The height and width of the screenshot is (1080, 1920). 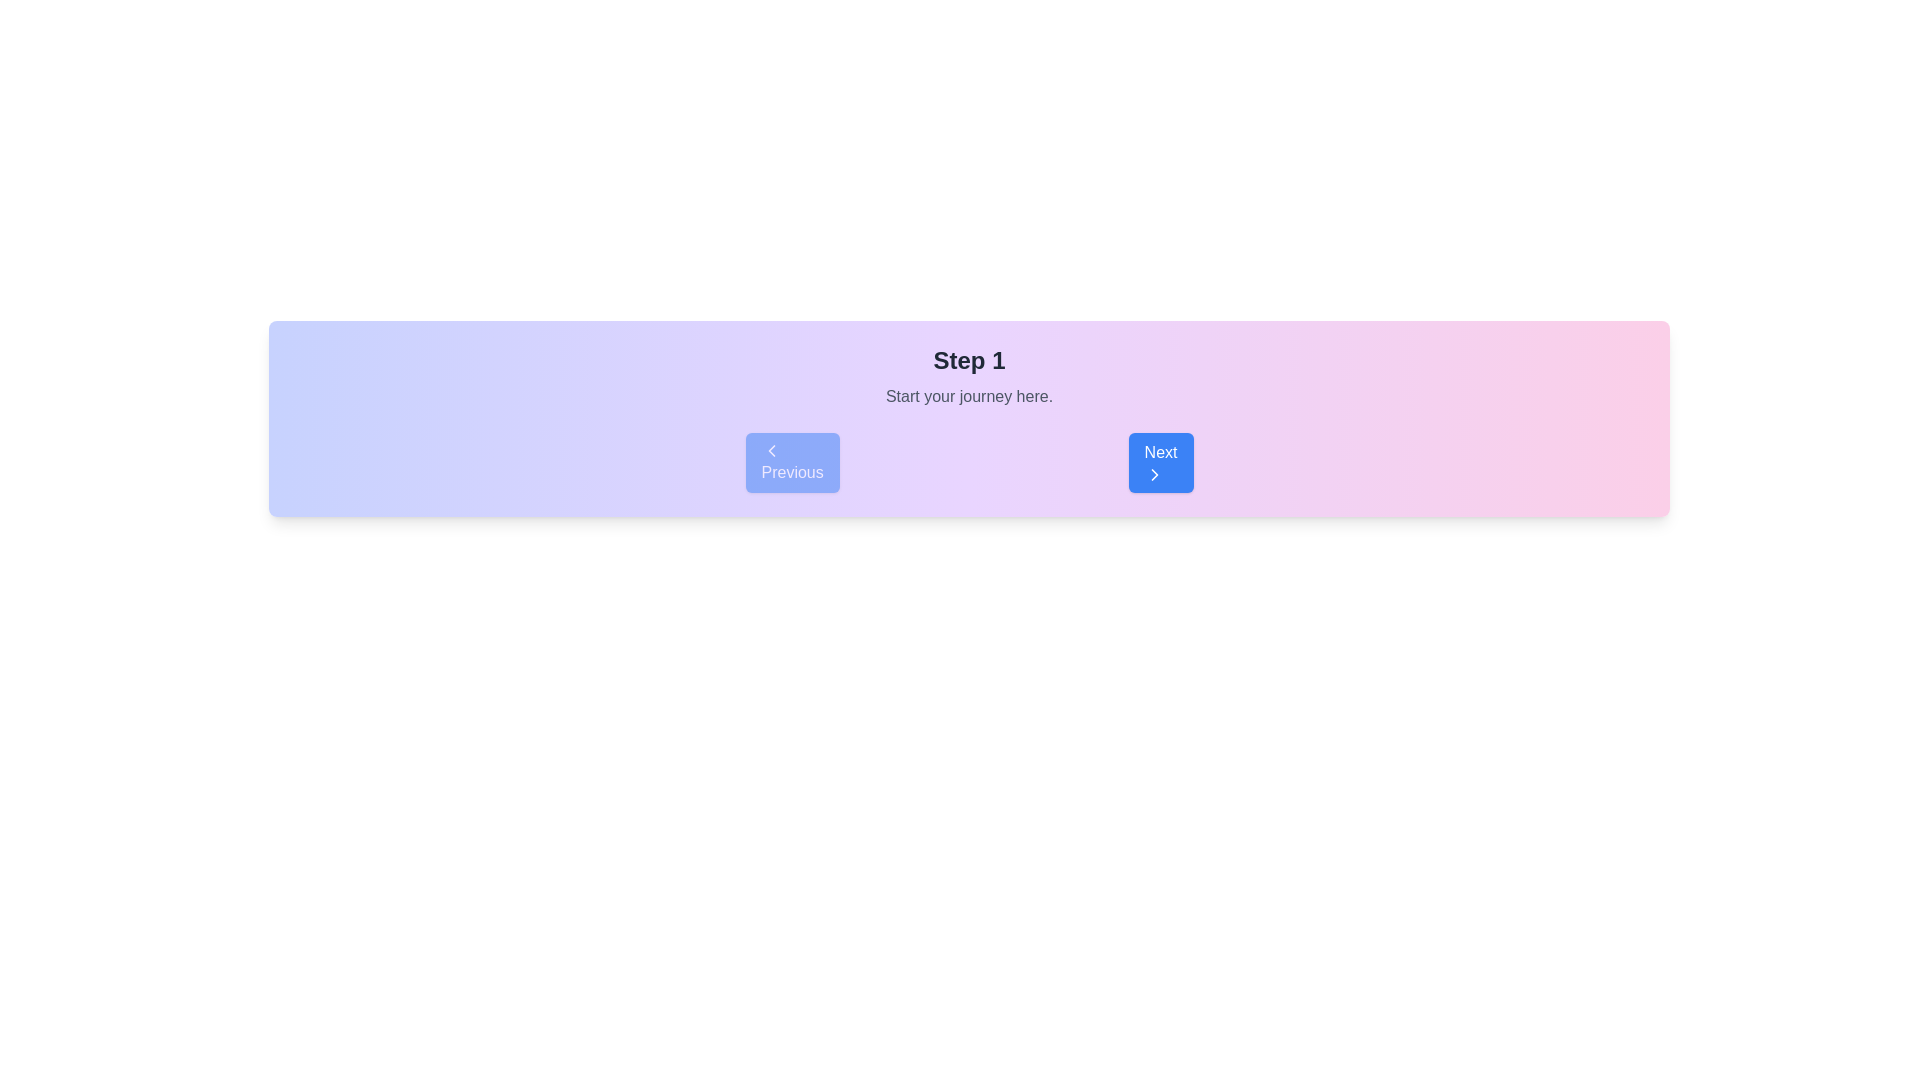 I want to click on the rightward-facing chevron arrow icon of the 'Next' button, so click(x=1154, y=474).